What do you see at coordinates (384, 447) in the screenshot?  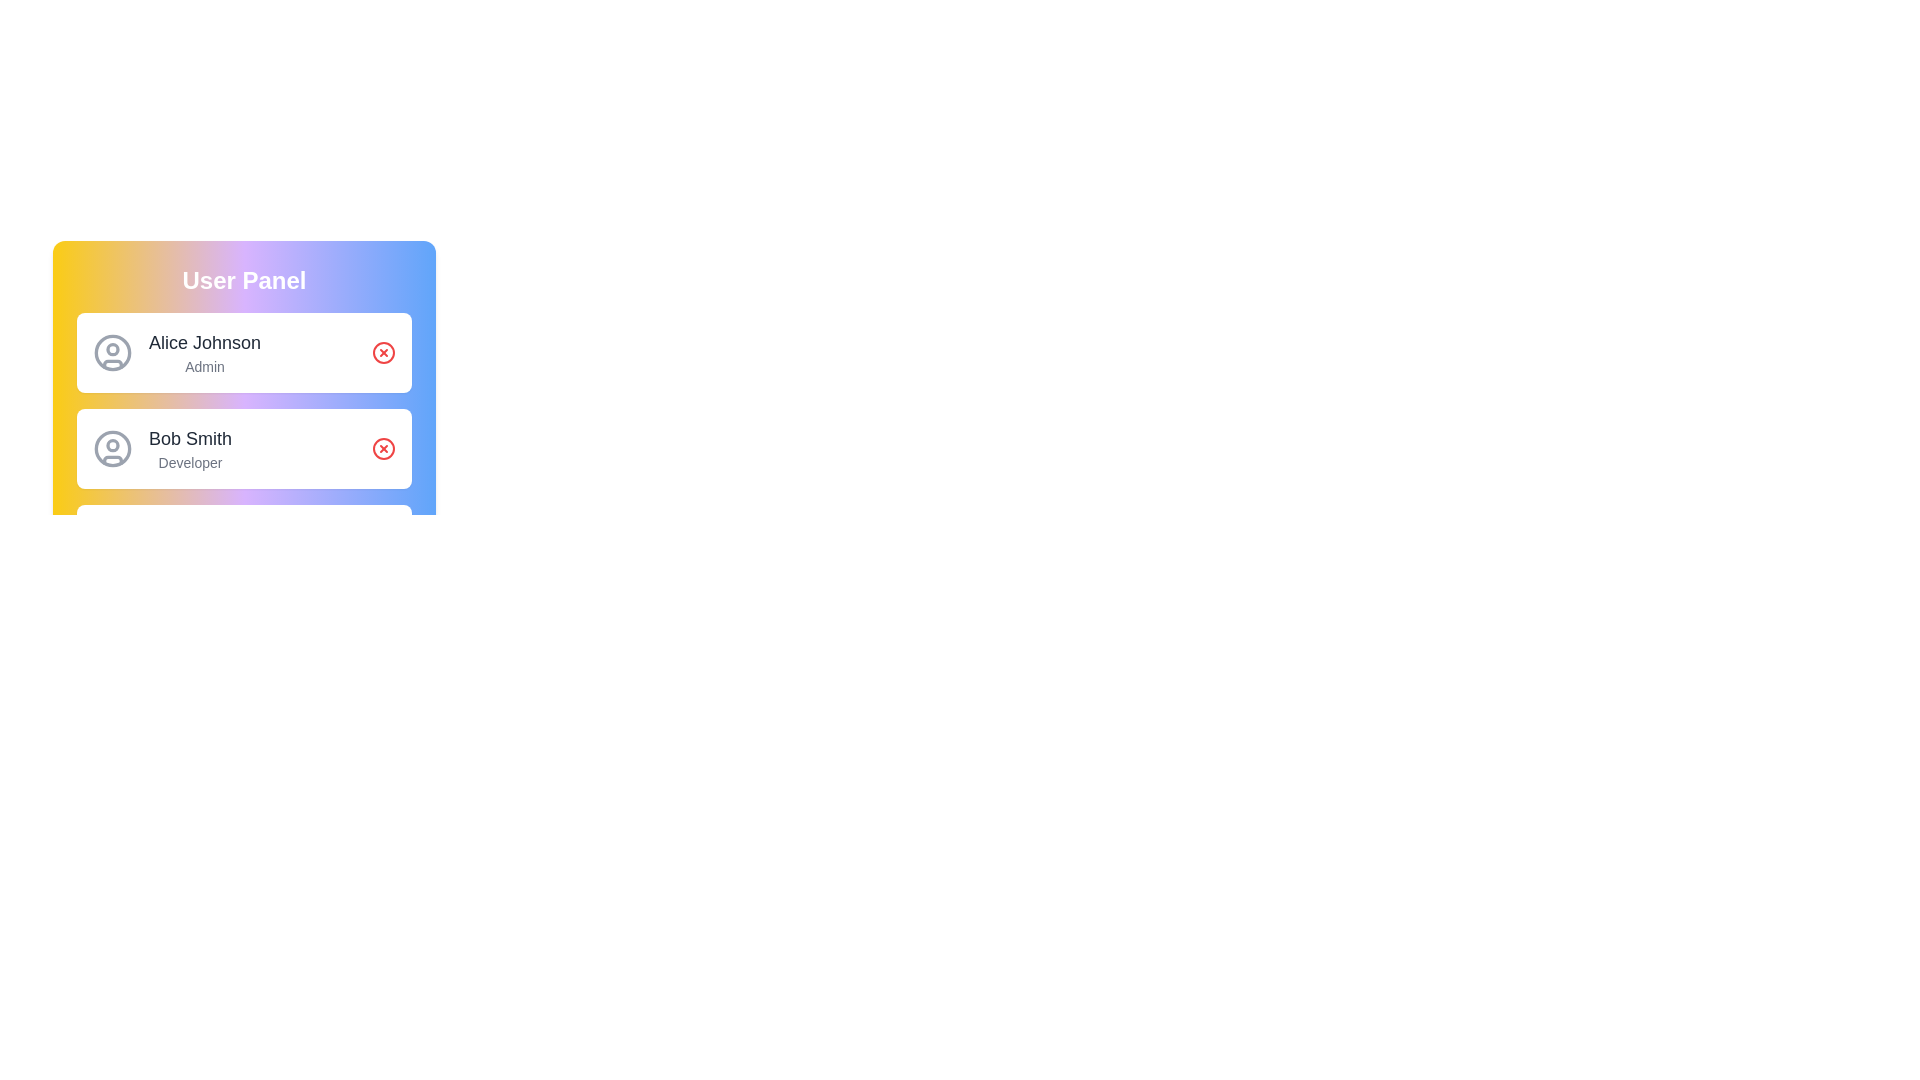 I see `the delete icon associated with the user entry 'Bob Smith' (Developer)` at bounding box center [384, 447].